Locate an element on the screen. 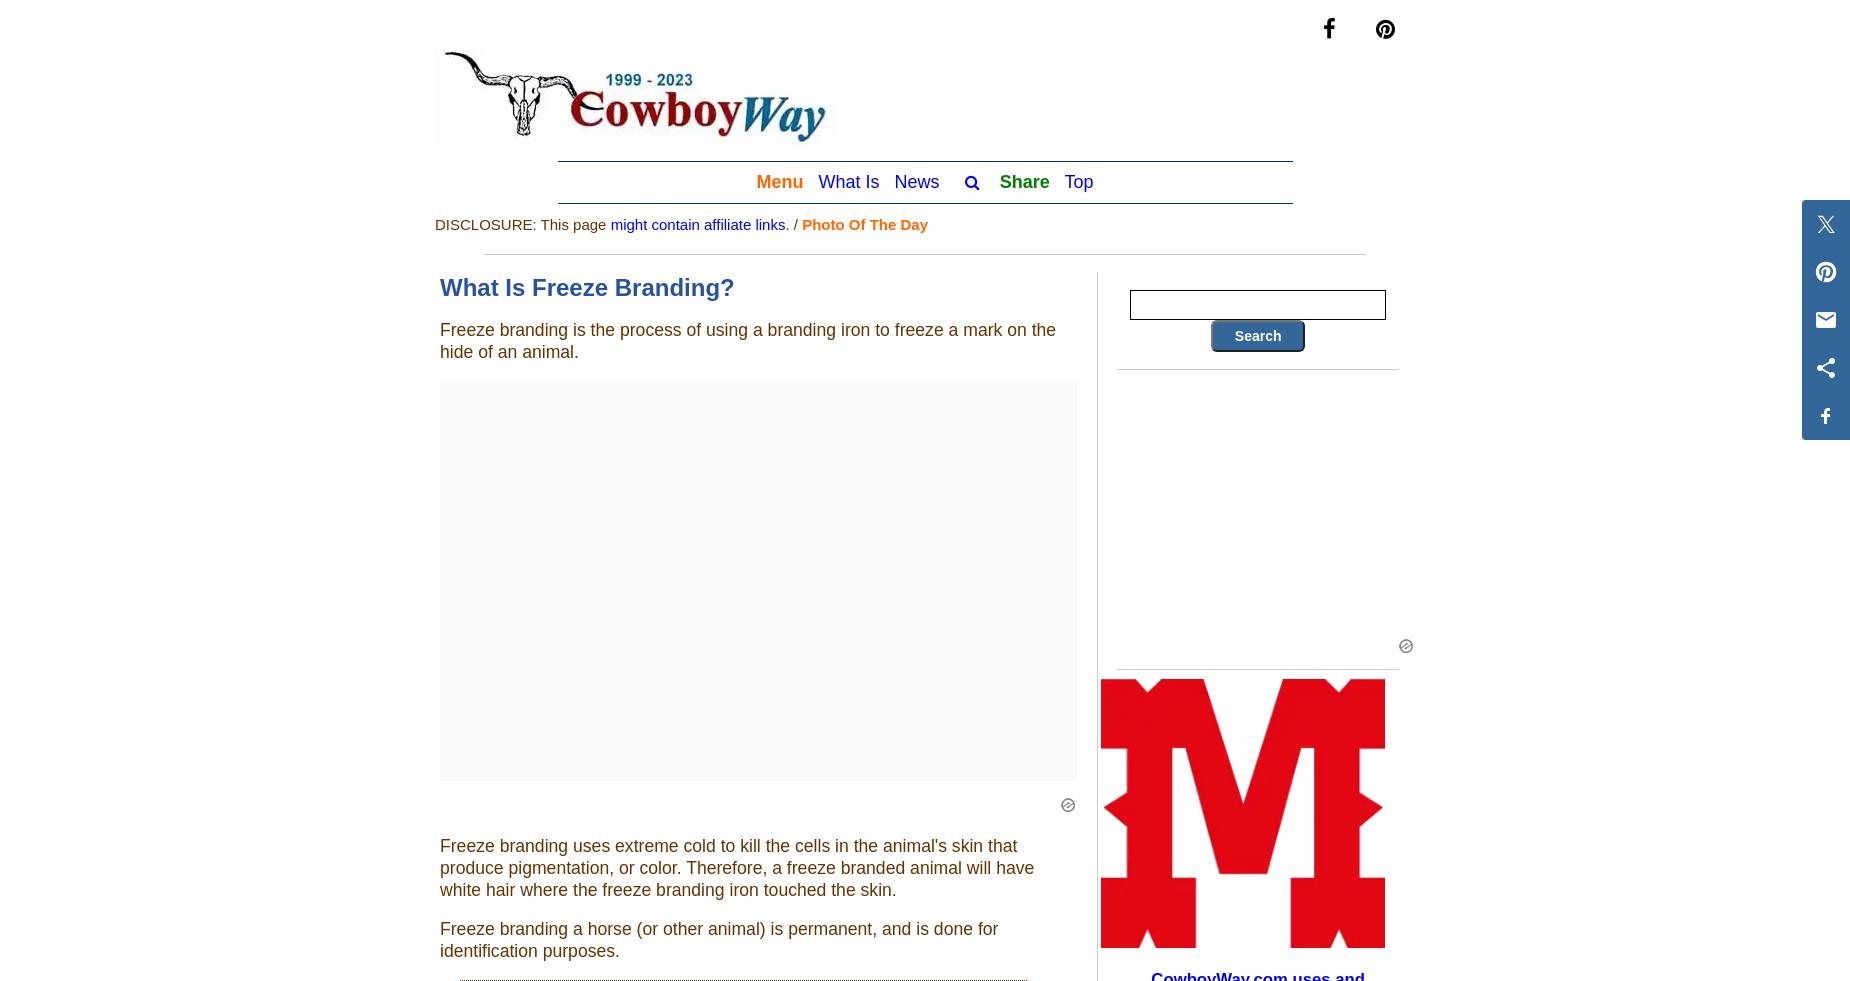 Image resolution: width=1850 pixels, height=981 pixels. 'Search' is located at coordinates (1256, 334).